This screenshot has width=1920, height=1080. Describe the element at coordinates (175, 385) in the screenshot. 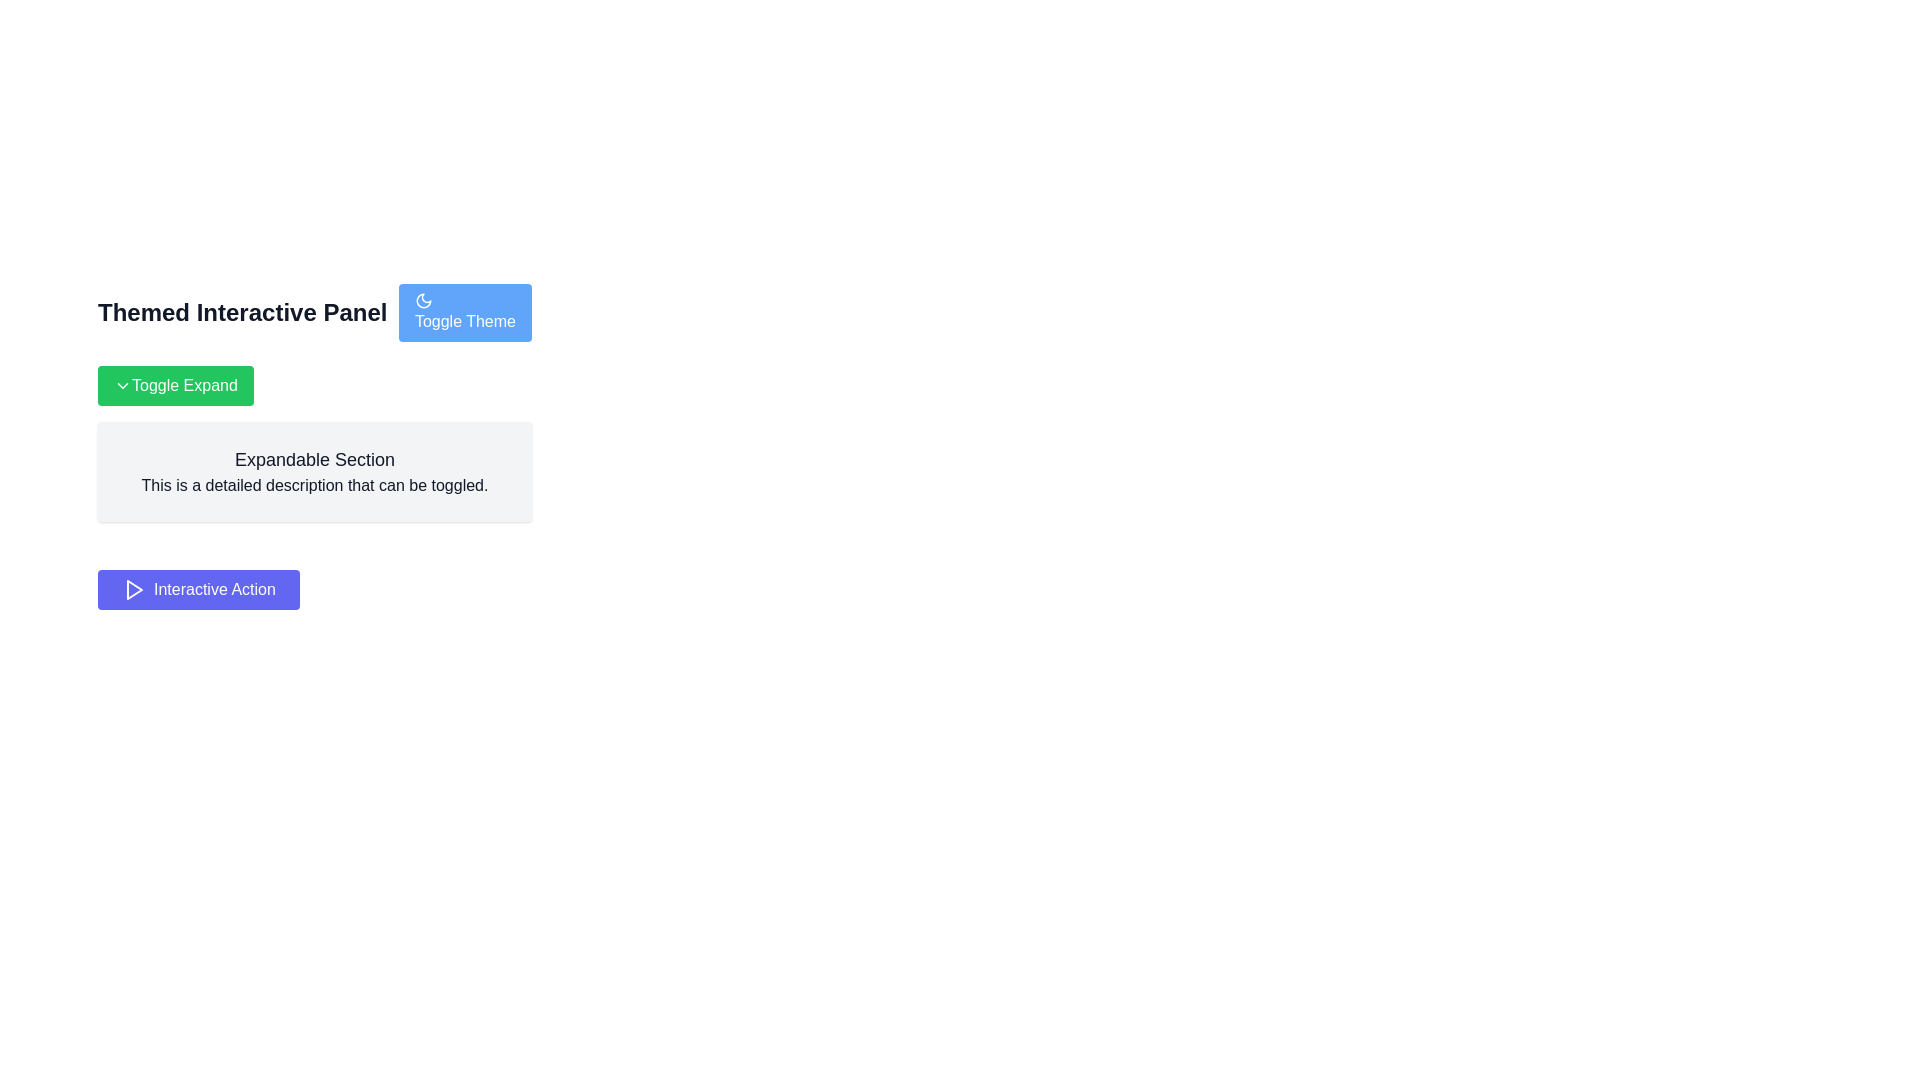

I see `the button located above the 'Expandable Section'` at that location.